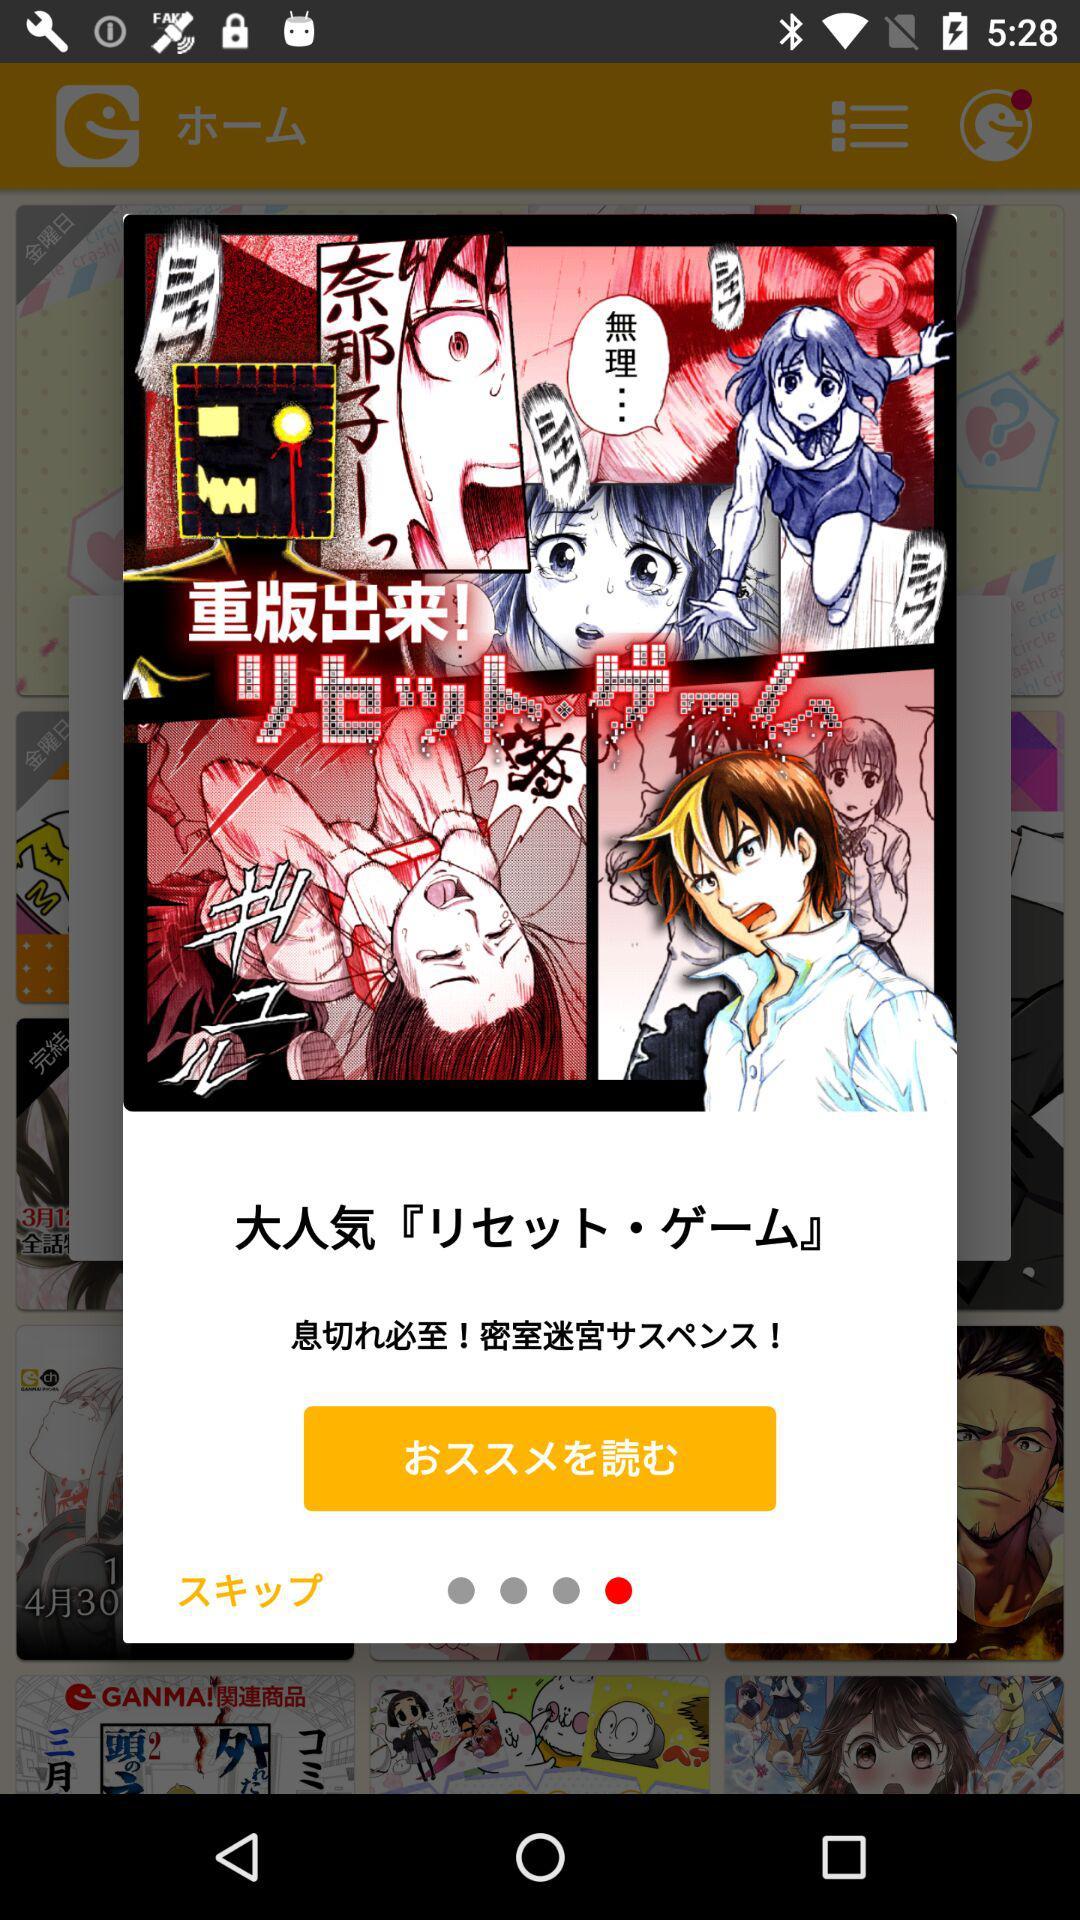 This screenshot has width=1080, height=1920. I want to click on page, so click(566, 1589).